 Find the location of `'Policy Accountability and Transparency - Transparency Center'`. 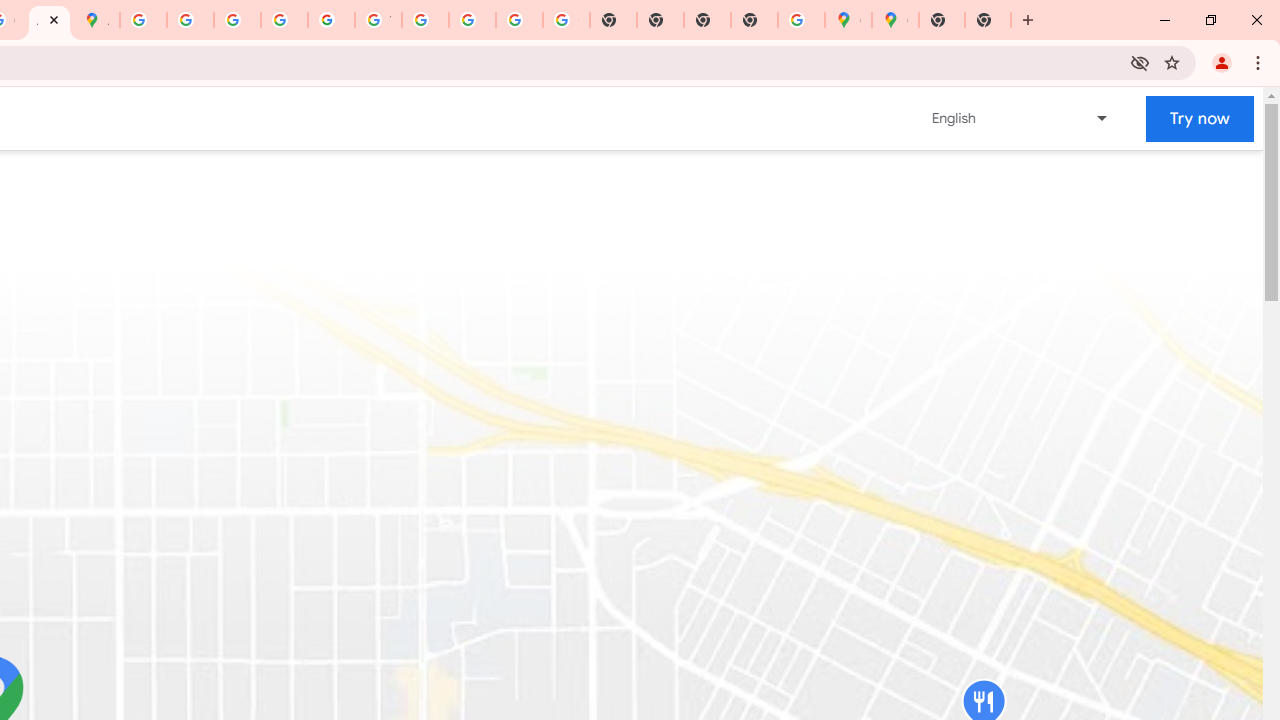

'Policy Accountability and Transparency - Transparency Center' is located at coordinates (143, 20).